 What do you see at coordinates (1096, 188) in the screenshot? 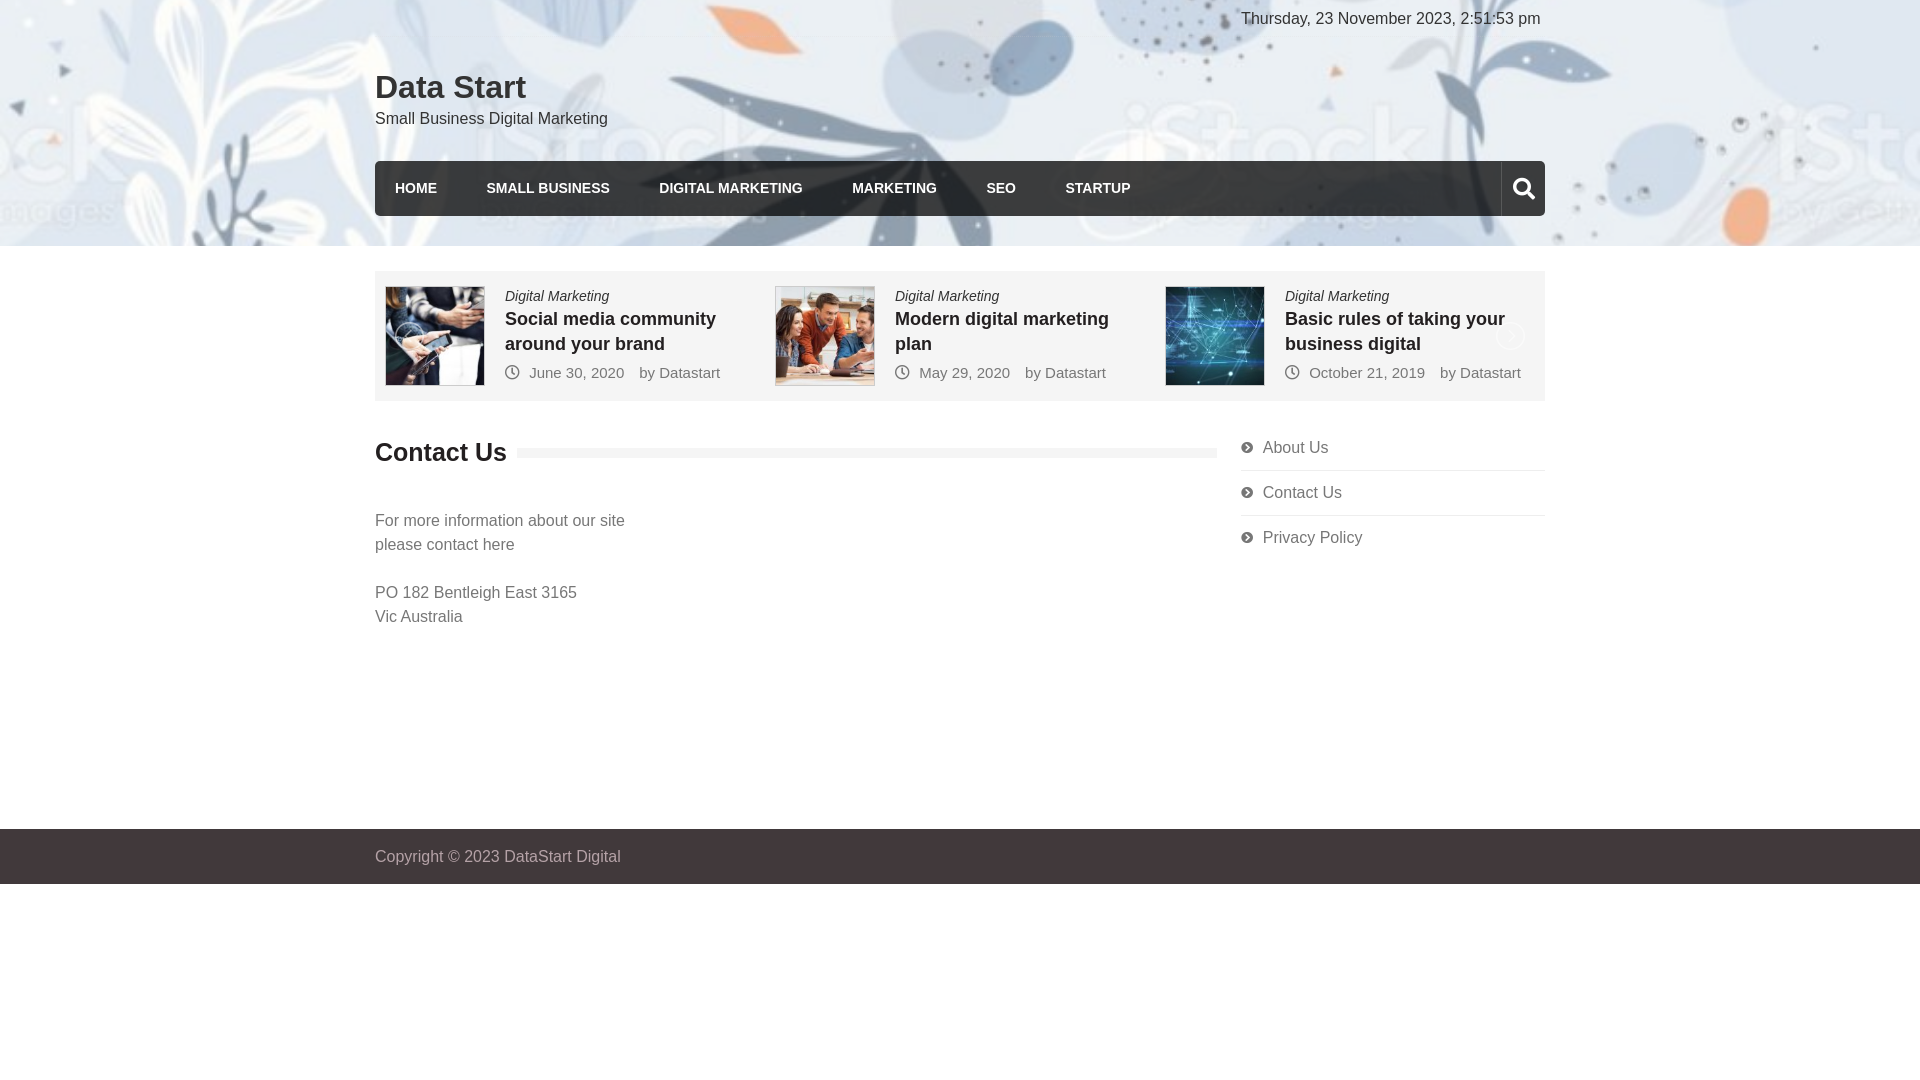
I see `'STARTUP'` at bounding box center [1096, 188].